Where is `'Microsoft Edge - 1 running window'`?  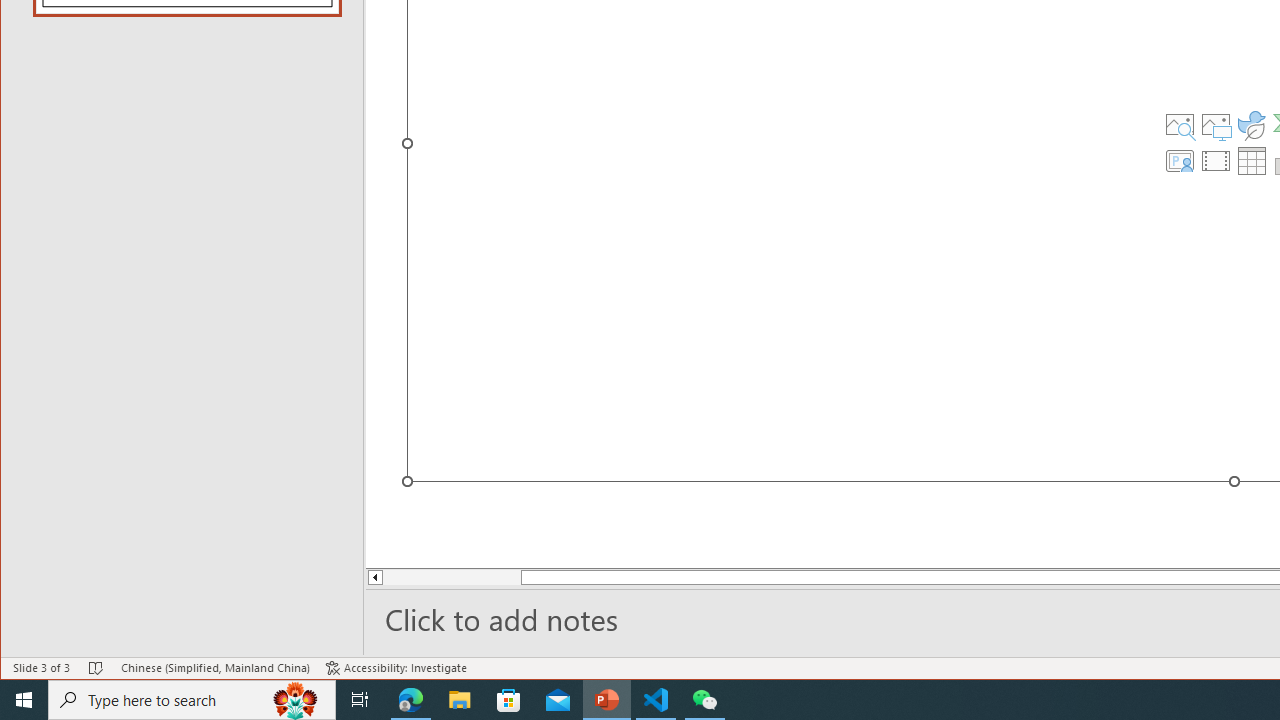
'Microsoft Edge - 1 running window' is located at coordinates (410, 698).